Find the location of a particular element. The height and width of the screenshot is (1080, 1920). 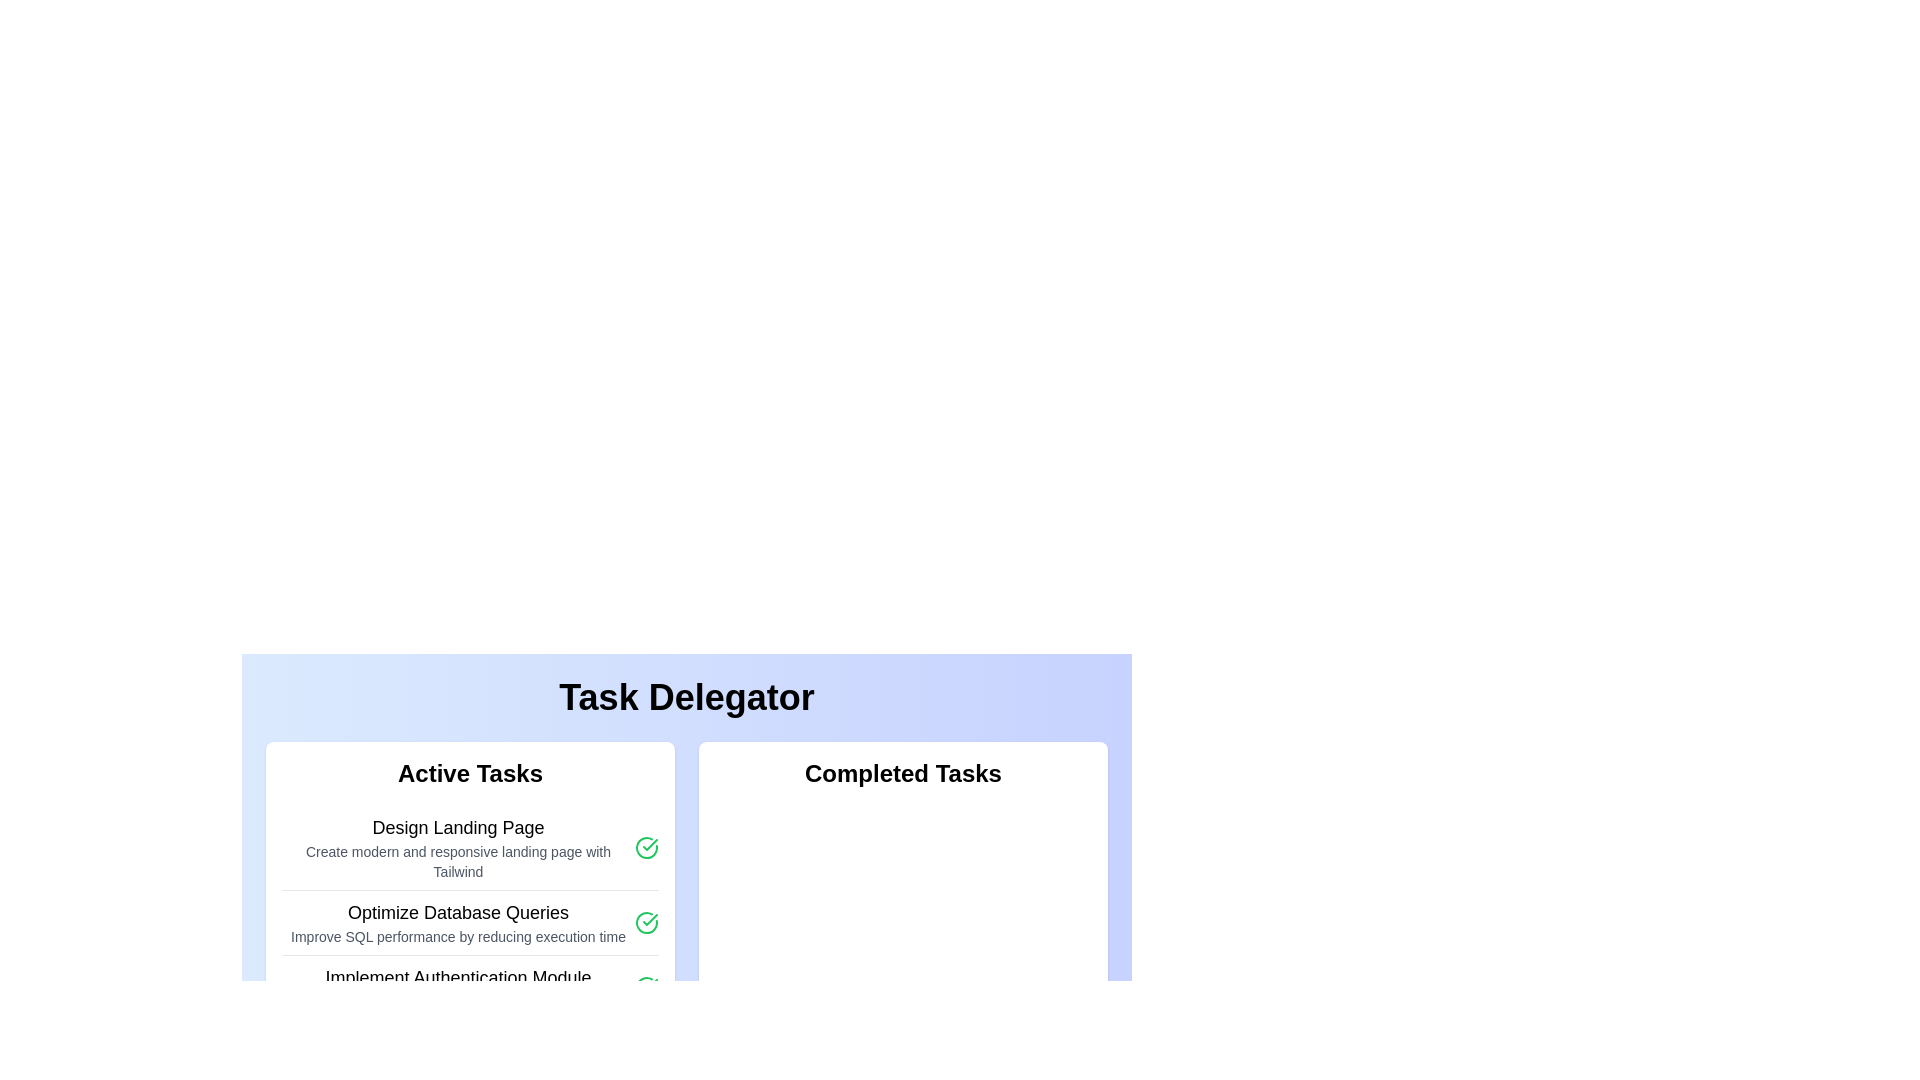

the List item titled 'Optimize Database Queries' from the 'Active Tasks' section is located at coordinates (457, 922).